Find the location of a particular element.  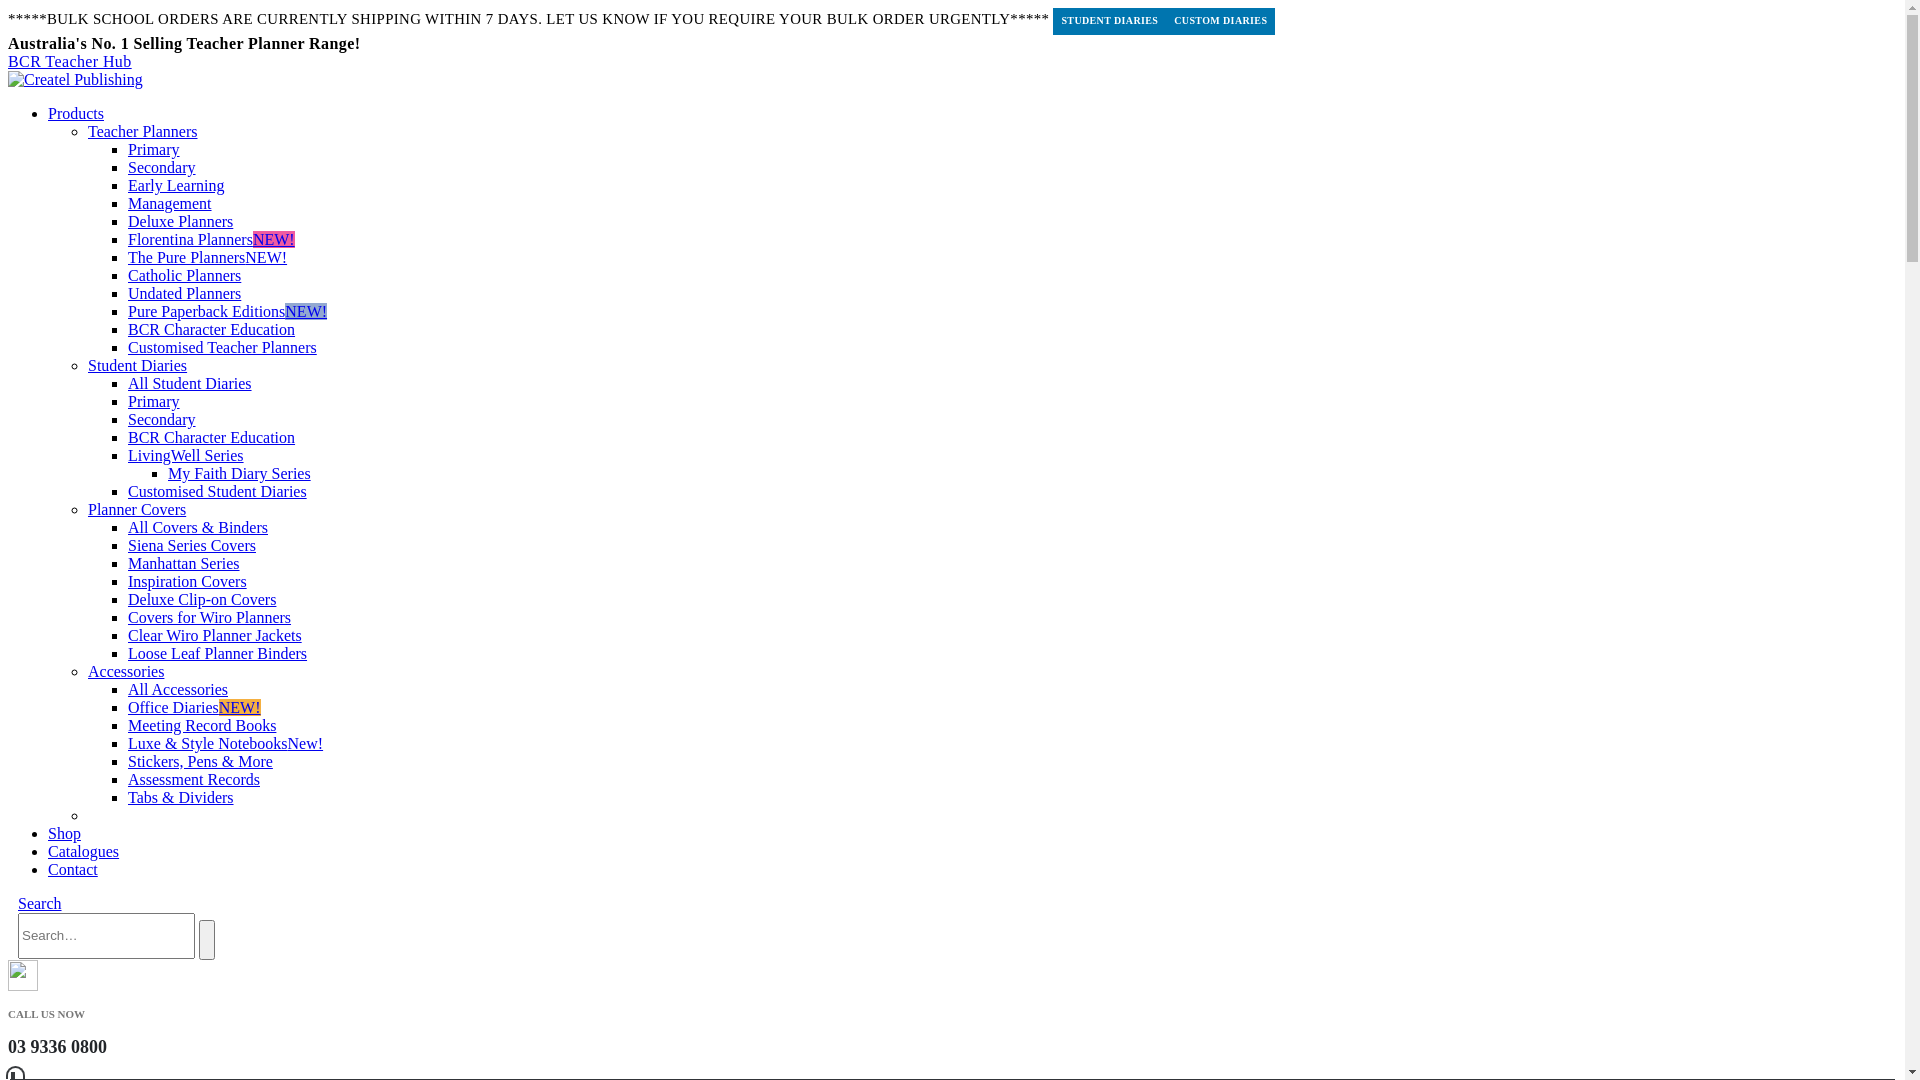

'All Student Diaries' is located at coordinates (190, 383).